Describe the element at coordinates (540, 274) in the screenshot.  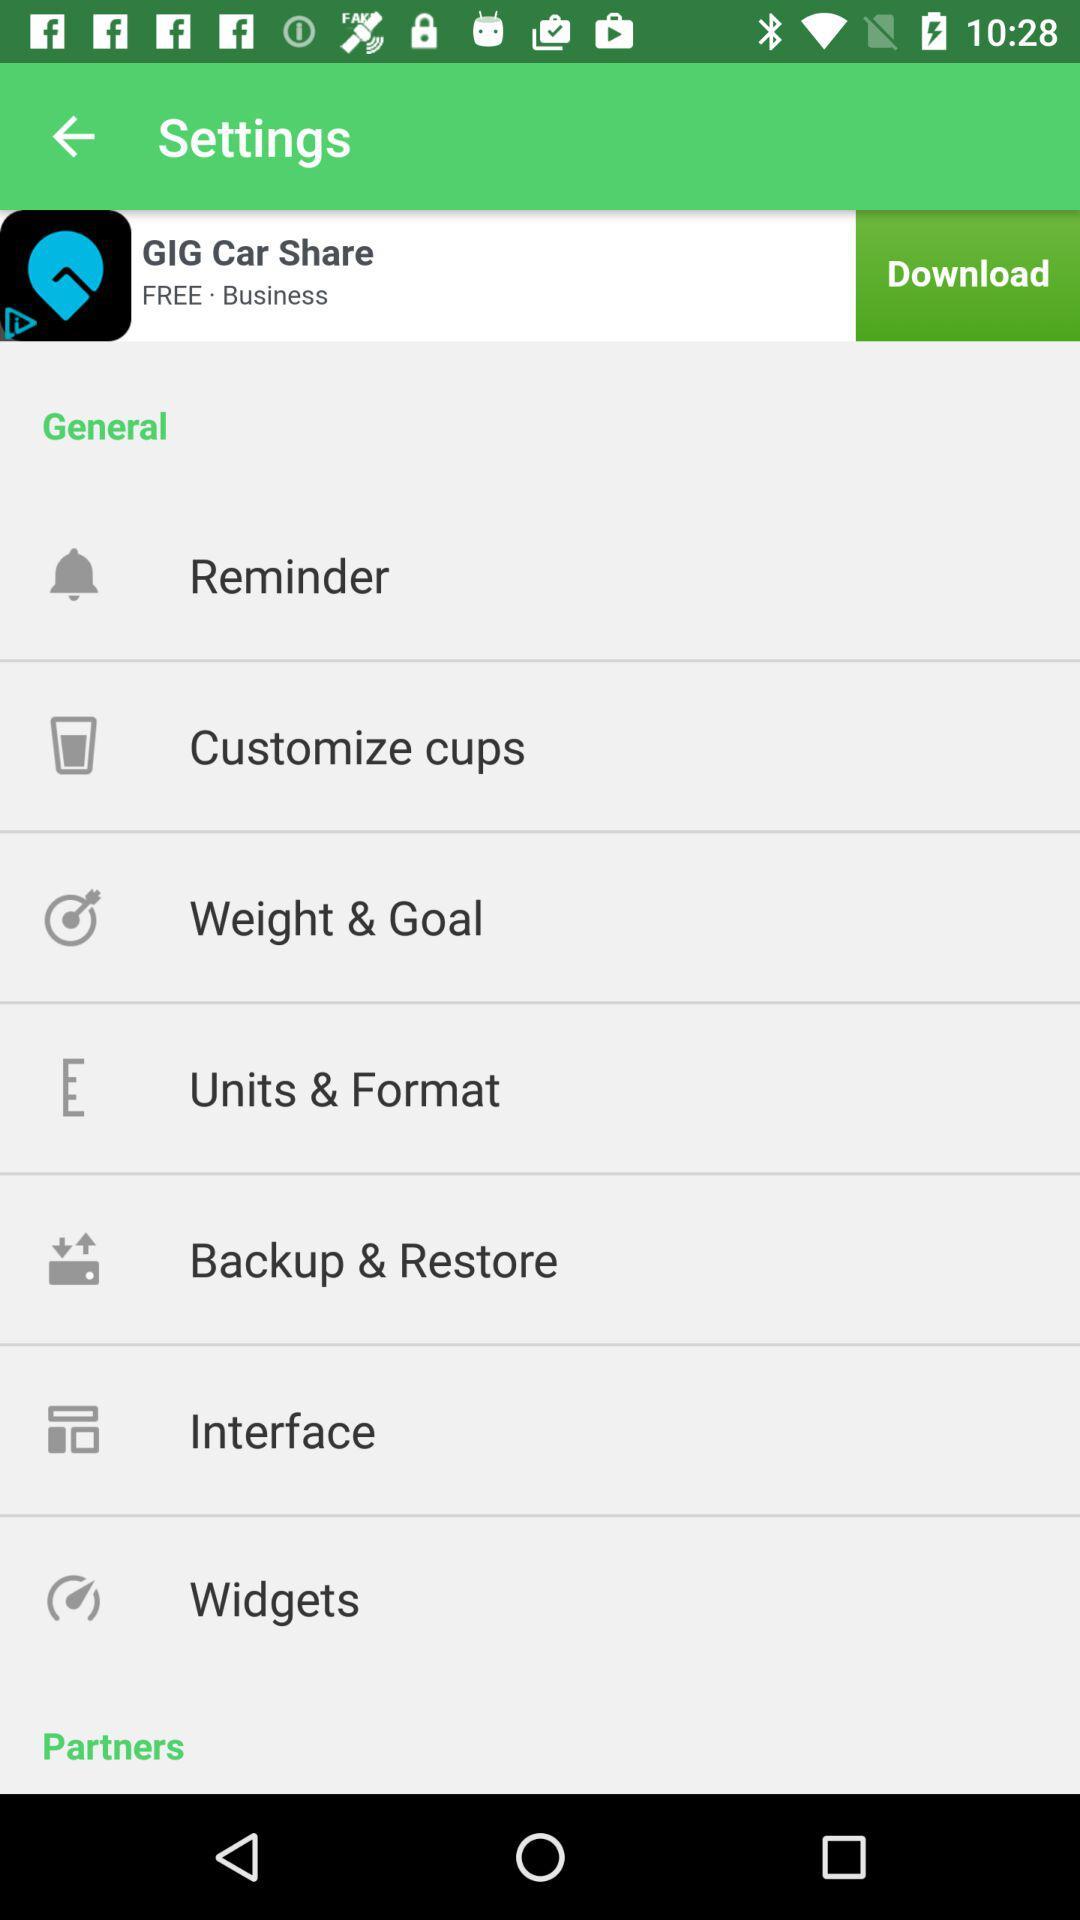
I see `advertisement` at that location.